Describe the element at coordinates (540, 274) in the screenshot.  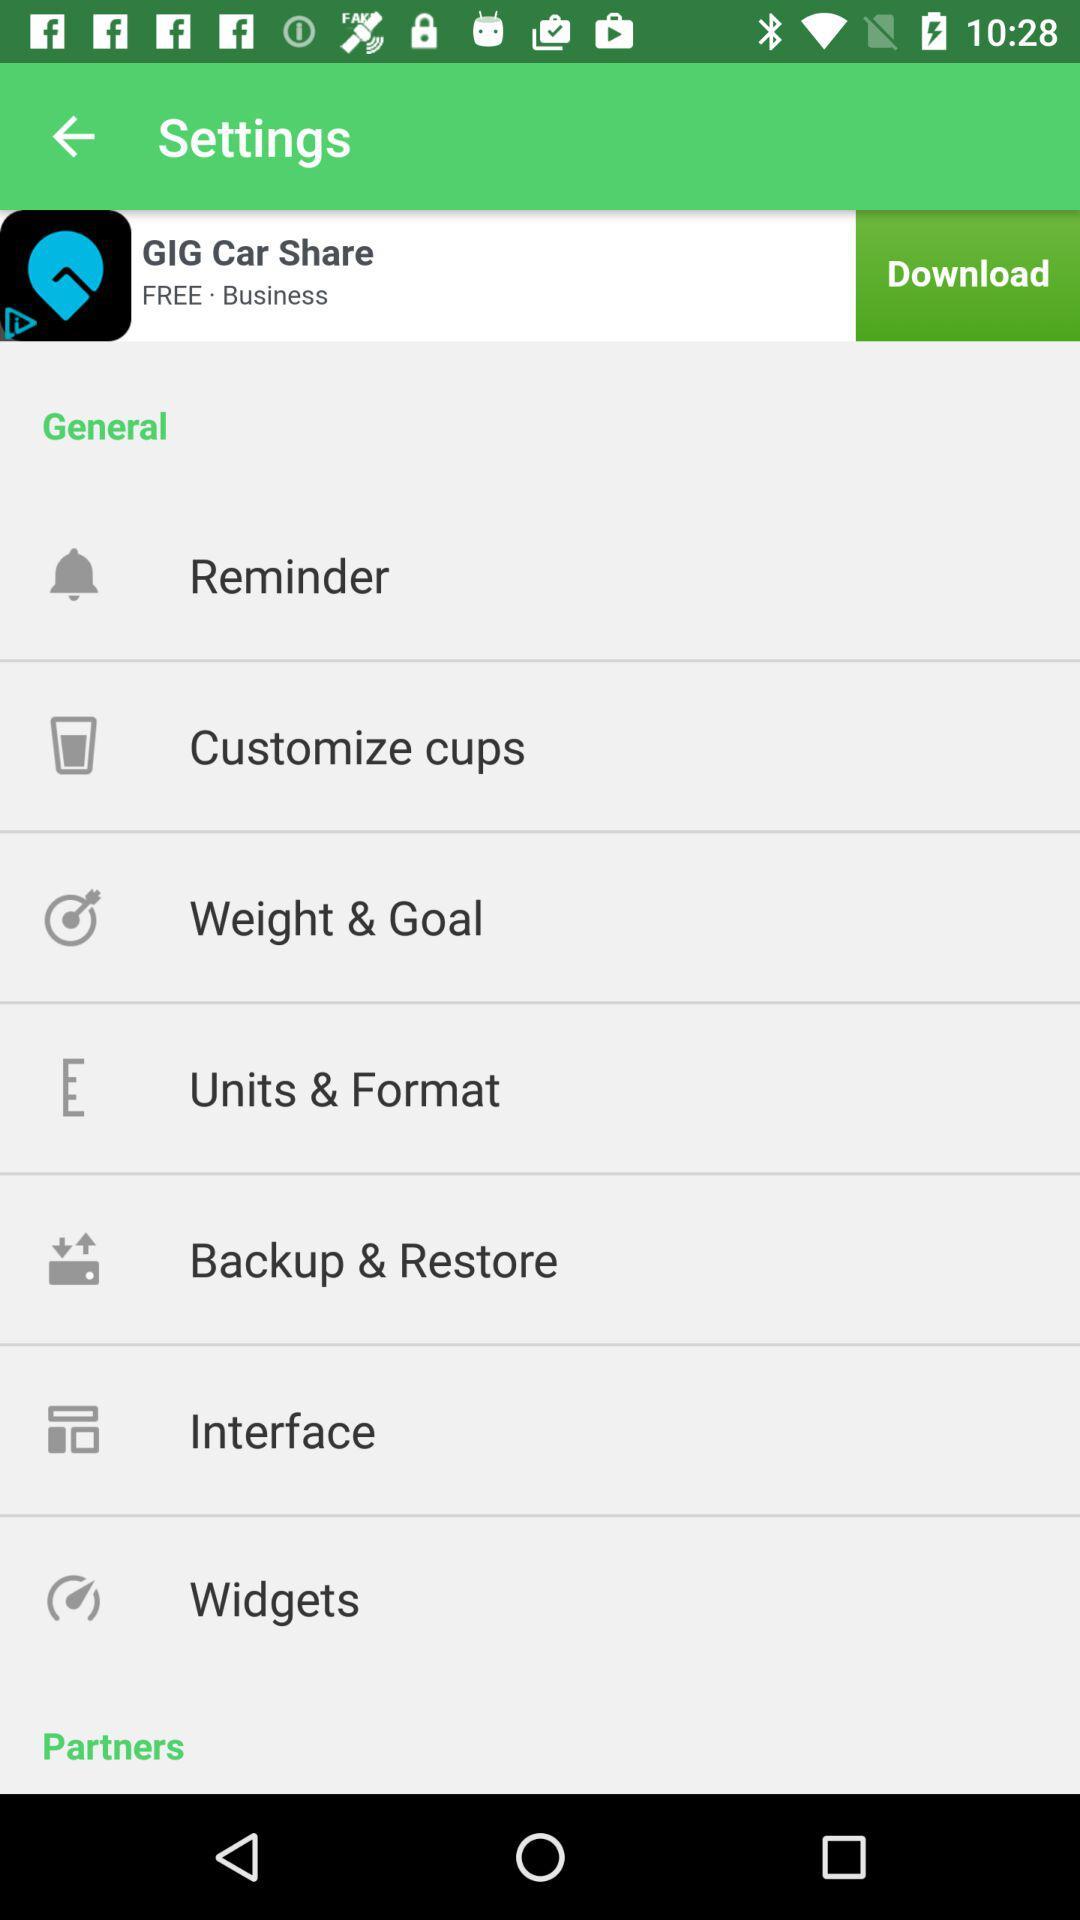
I see `advertisement` at that location.